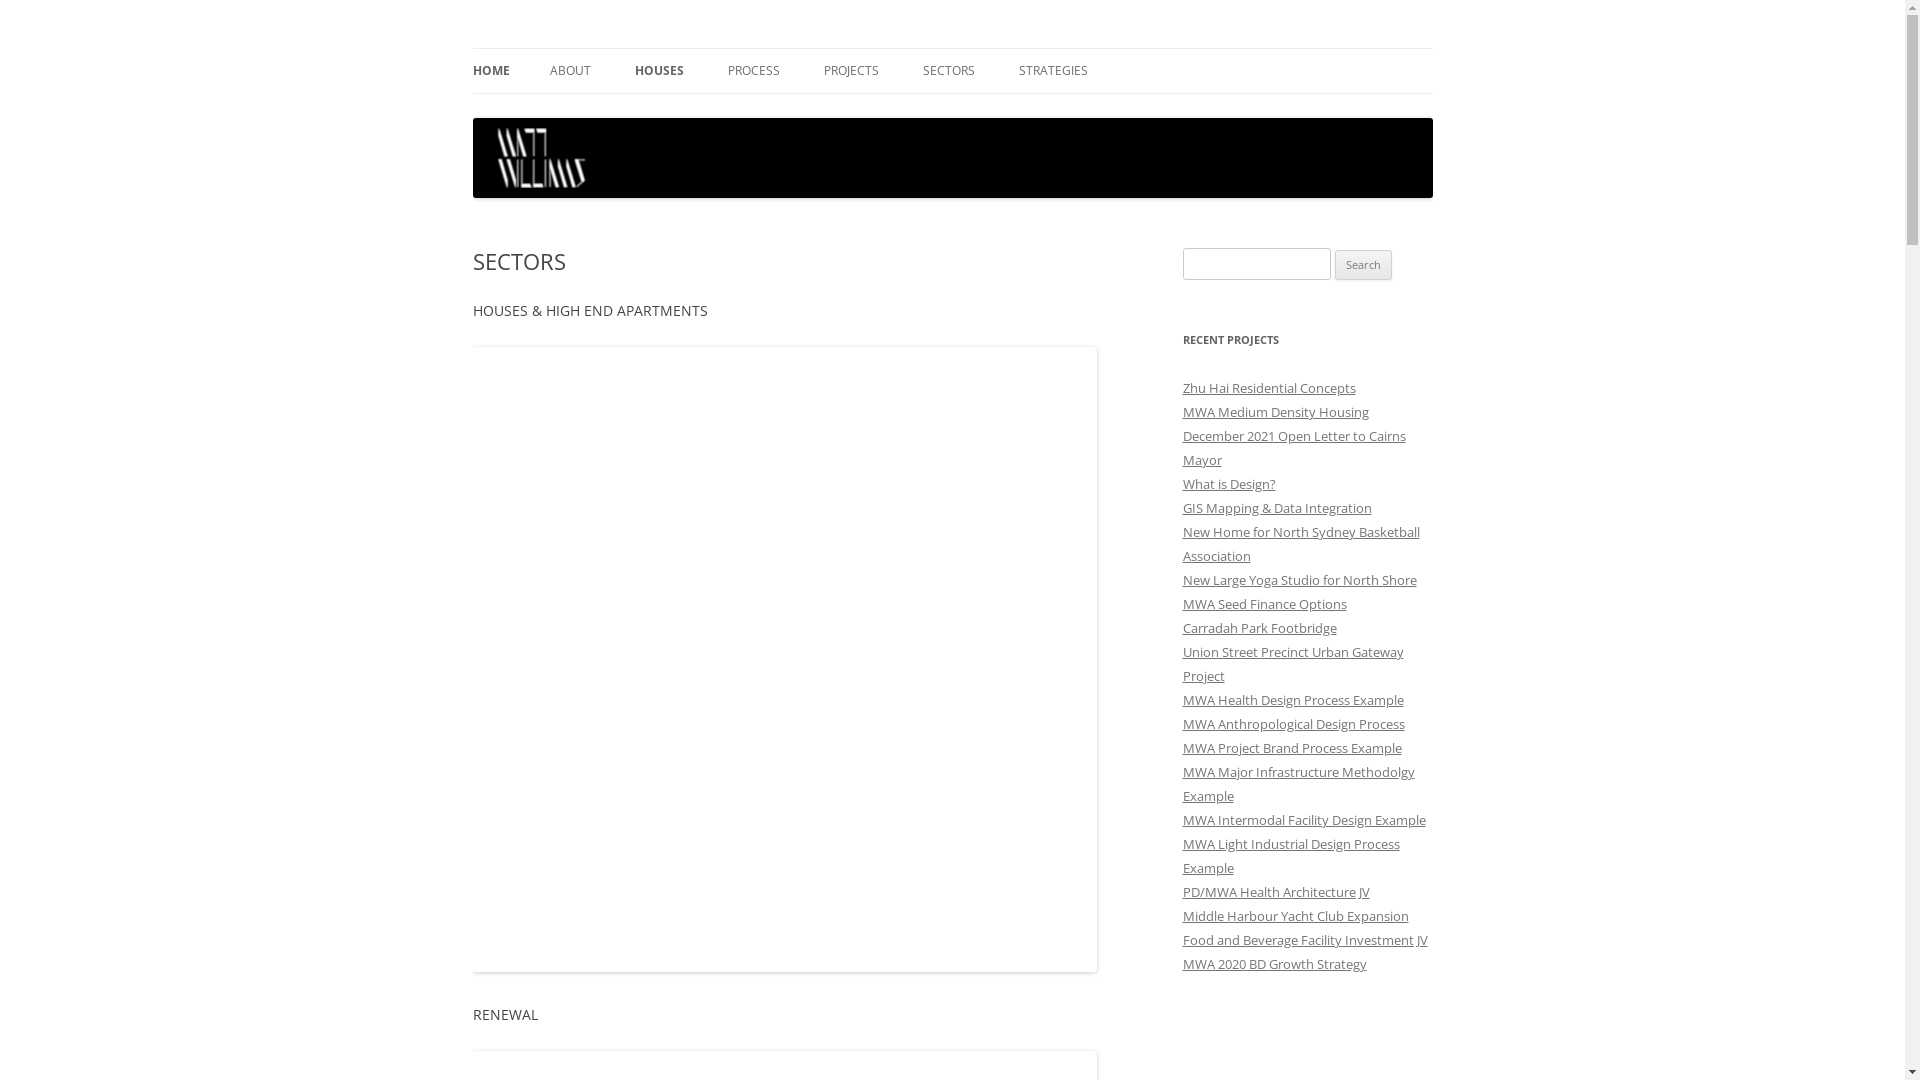  Describe the element at coordinates (1274, 411) in the screenshot. I see `'MWA Medium Density Housing'` at that location.